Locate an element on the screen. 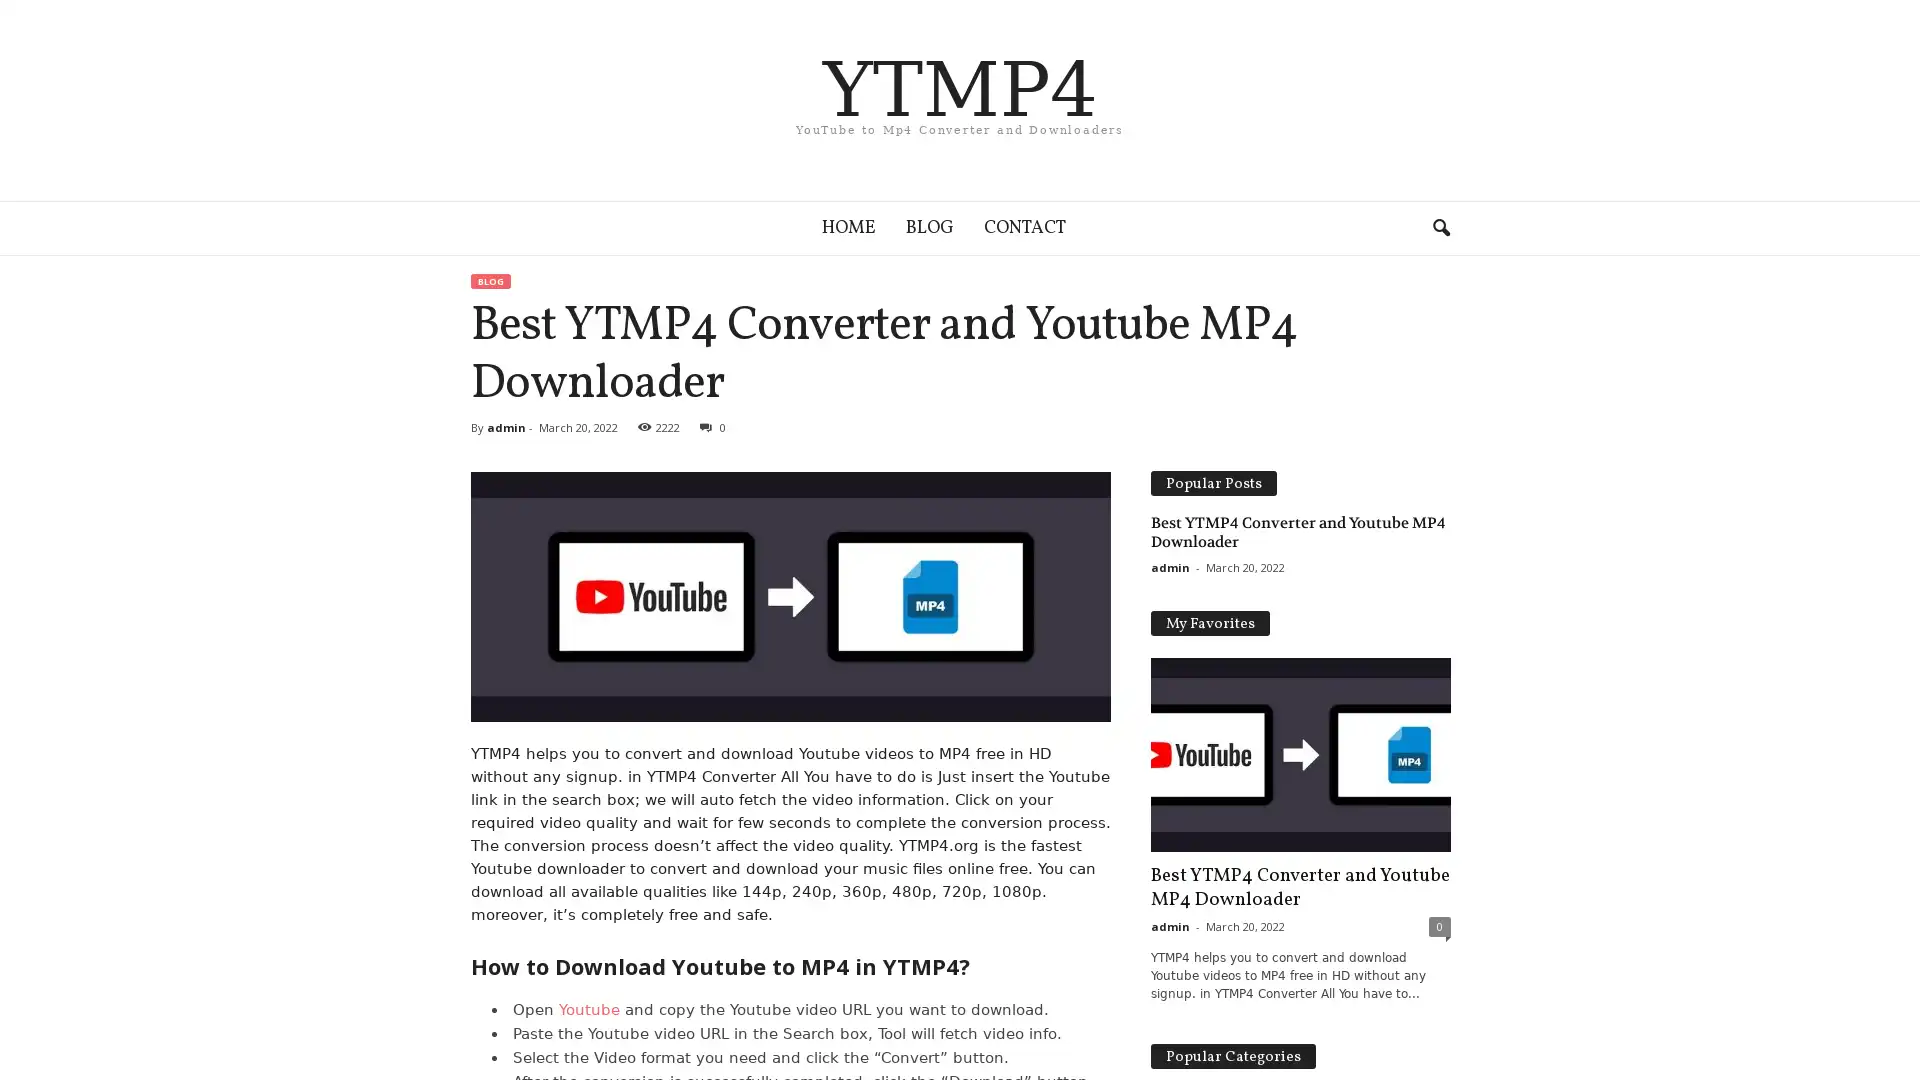  search icon is located at coordinates (1440, 226).